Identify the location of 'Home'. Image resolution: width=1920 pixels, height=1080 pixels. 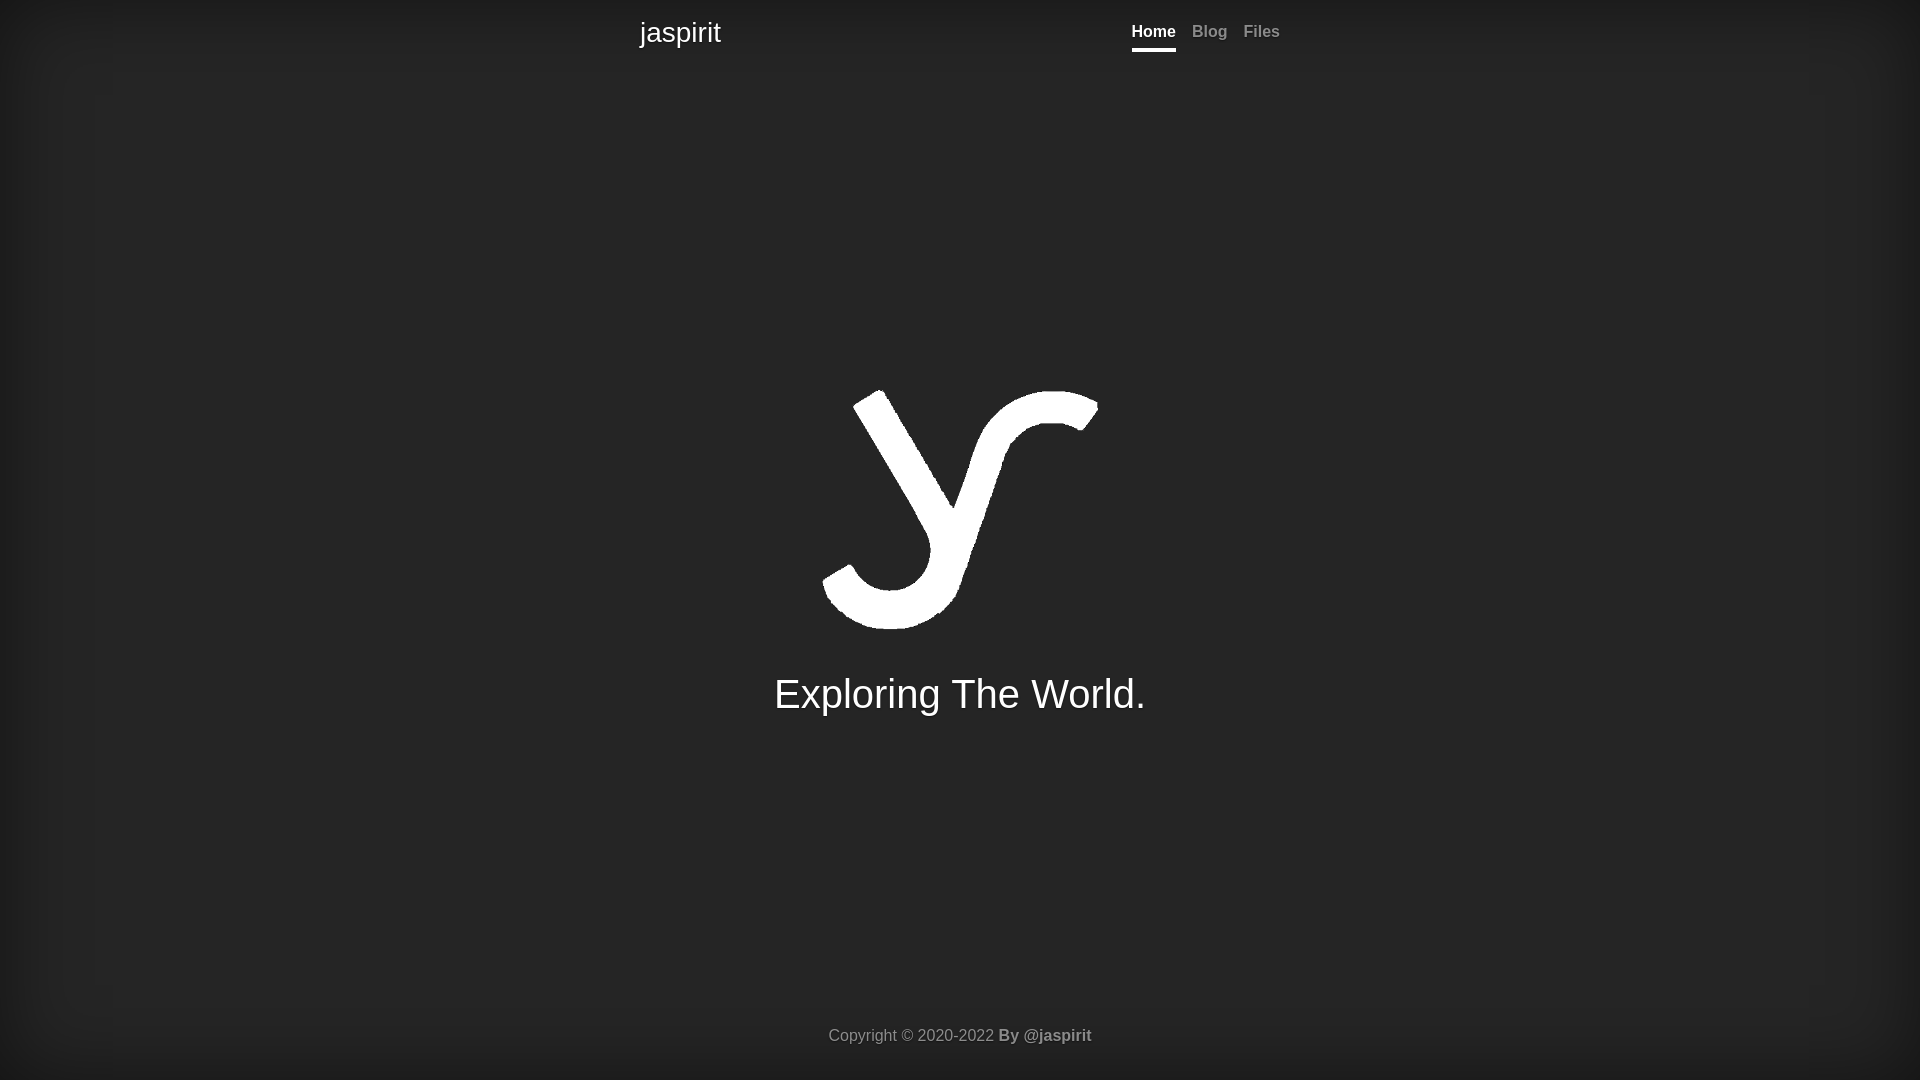
(1153, 34).